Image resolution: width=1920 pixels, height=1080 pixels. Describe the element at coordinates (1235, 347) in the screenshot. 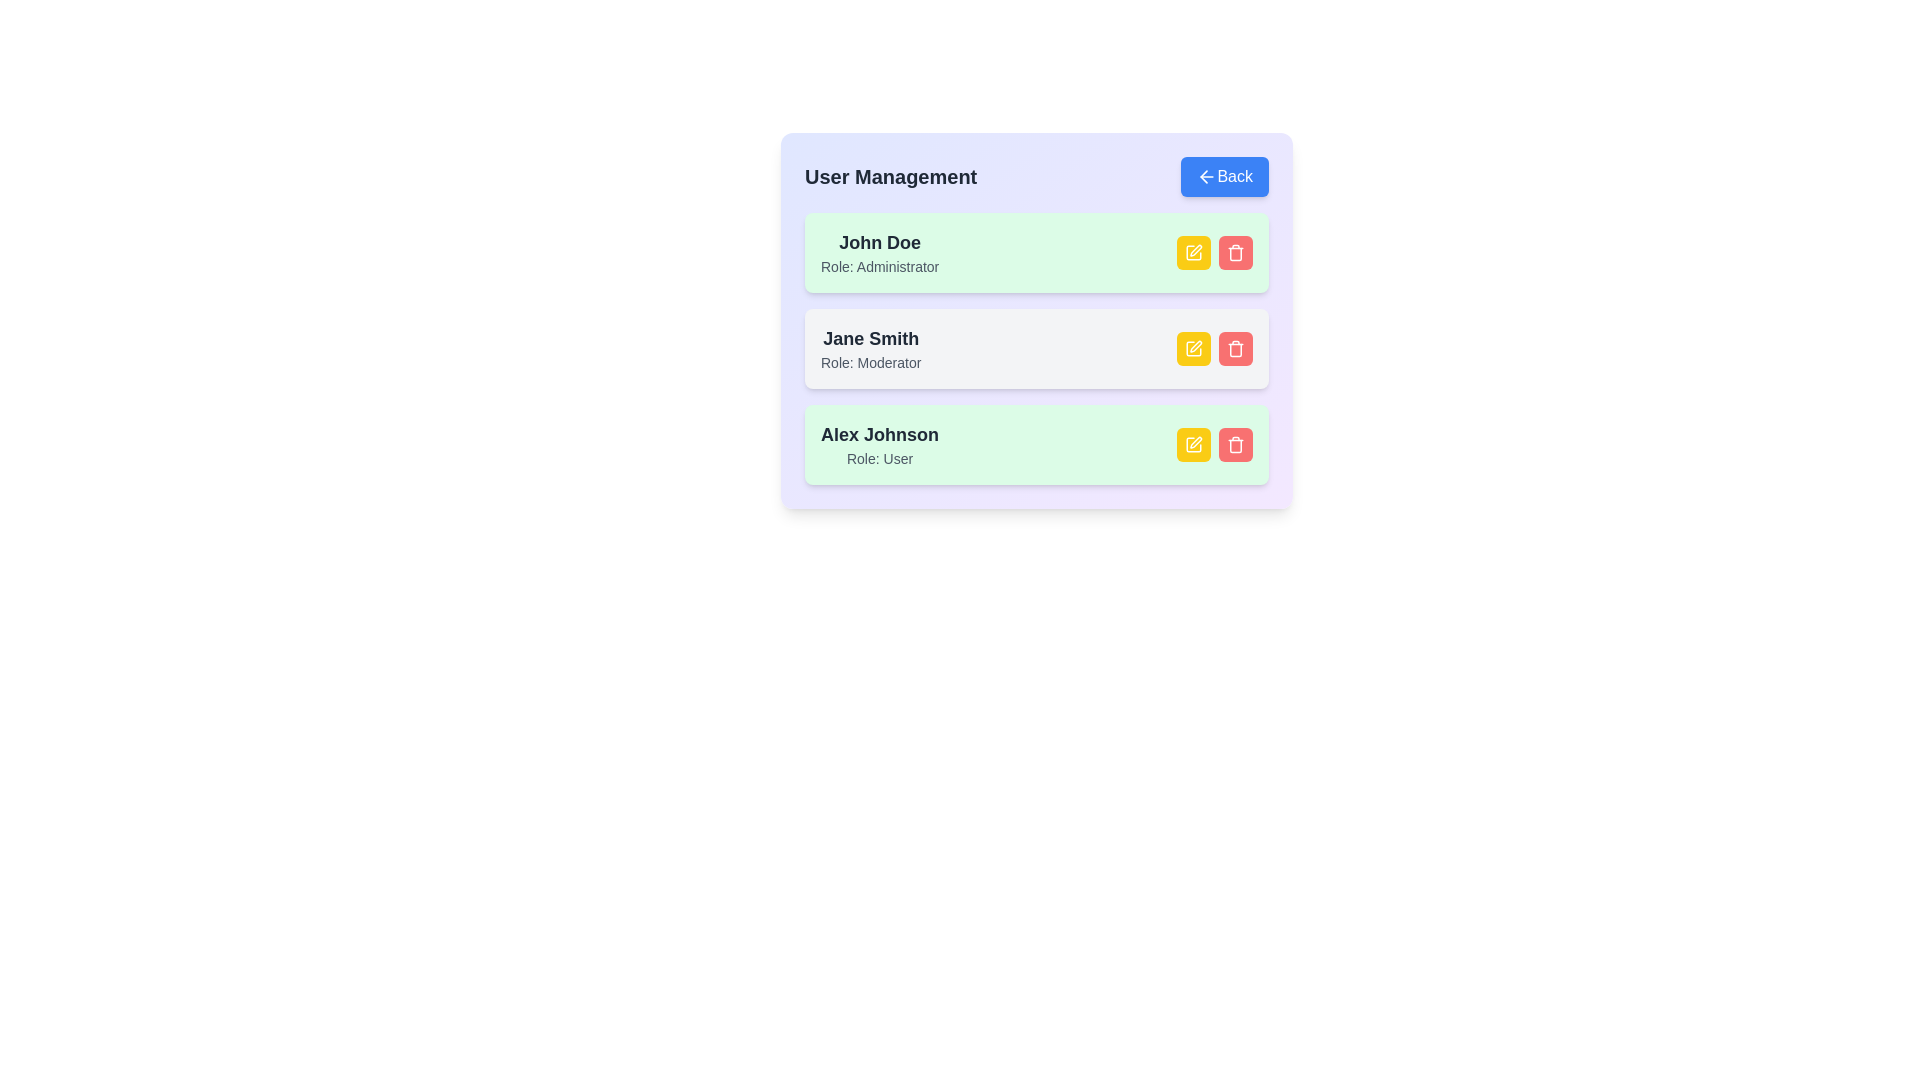

I see `delete button for the user Jane Smith` at that location.